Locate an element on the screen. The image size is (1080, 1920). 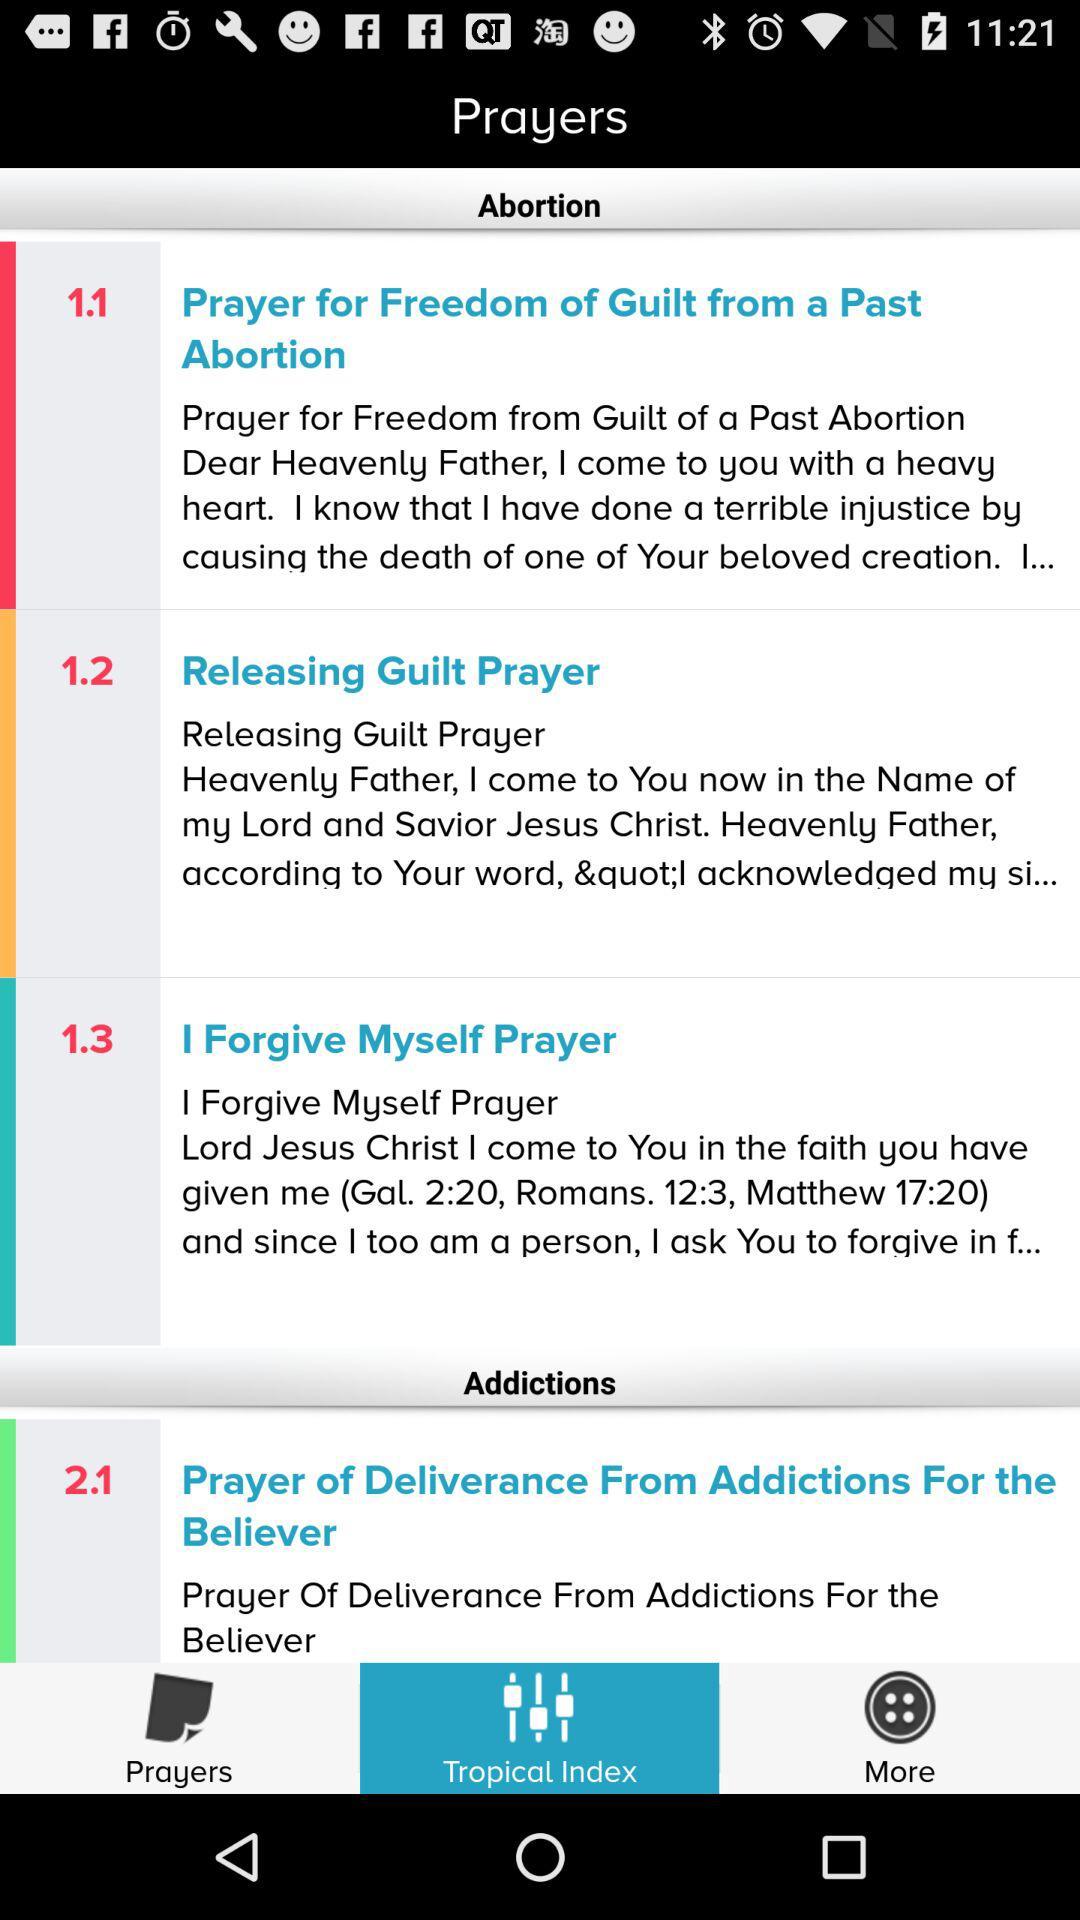
more is located at coordinates (898, 1727).